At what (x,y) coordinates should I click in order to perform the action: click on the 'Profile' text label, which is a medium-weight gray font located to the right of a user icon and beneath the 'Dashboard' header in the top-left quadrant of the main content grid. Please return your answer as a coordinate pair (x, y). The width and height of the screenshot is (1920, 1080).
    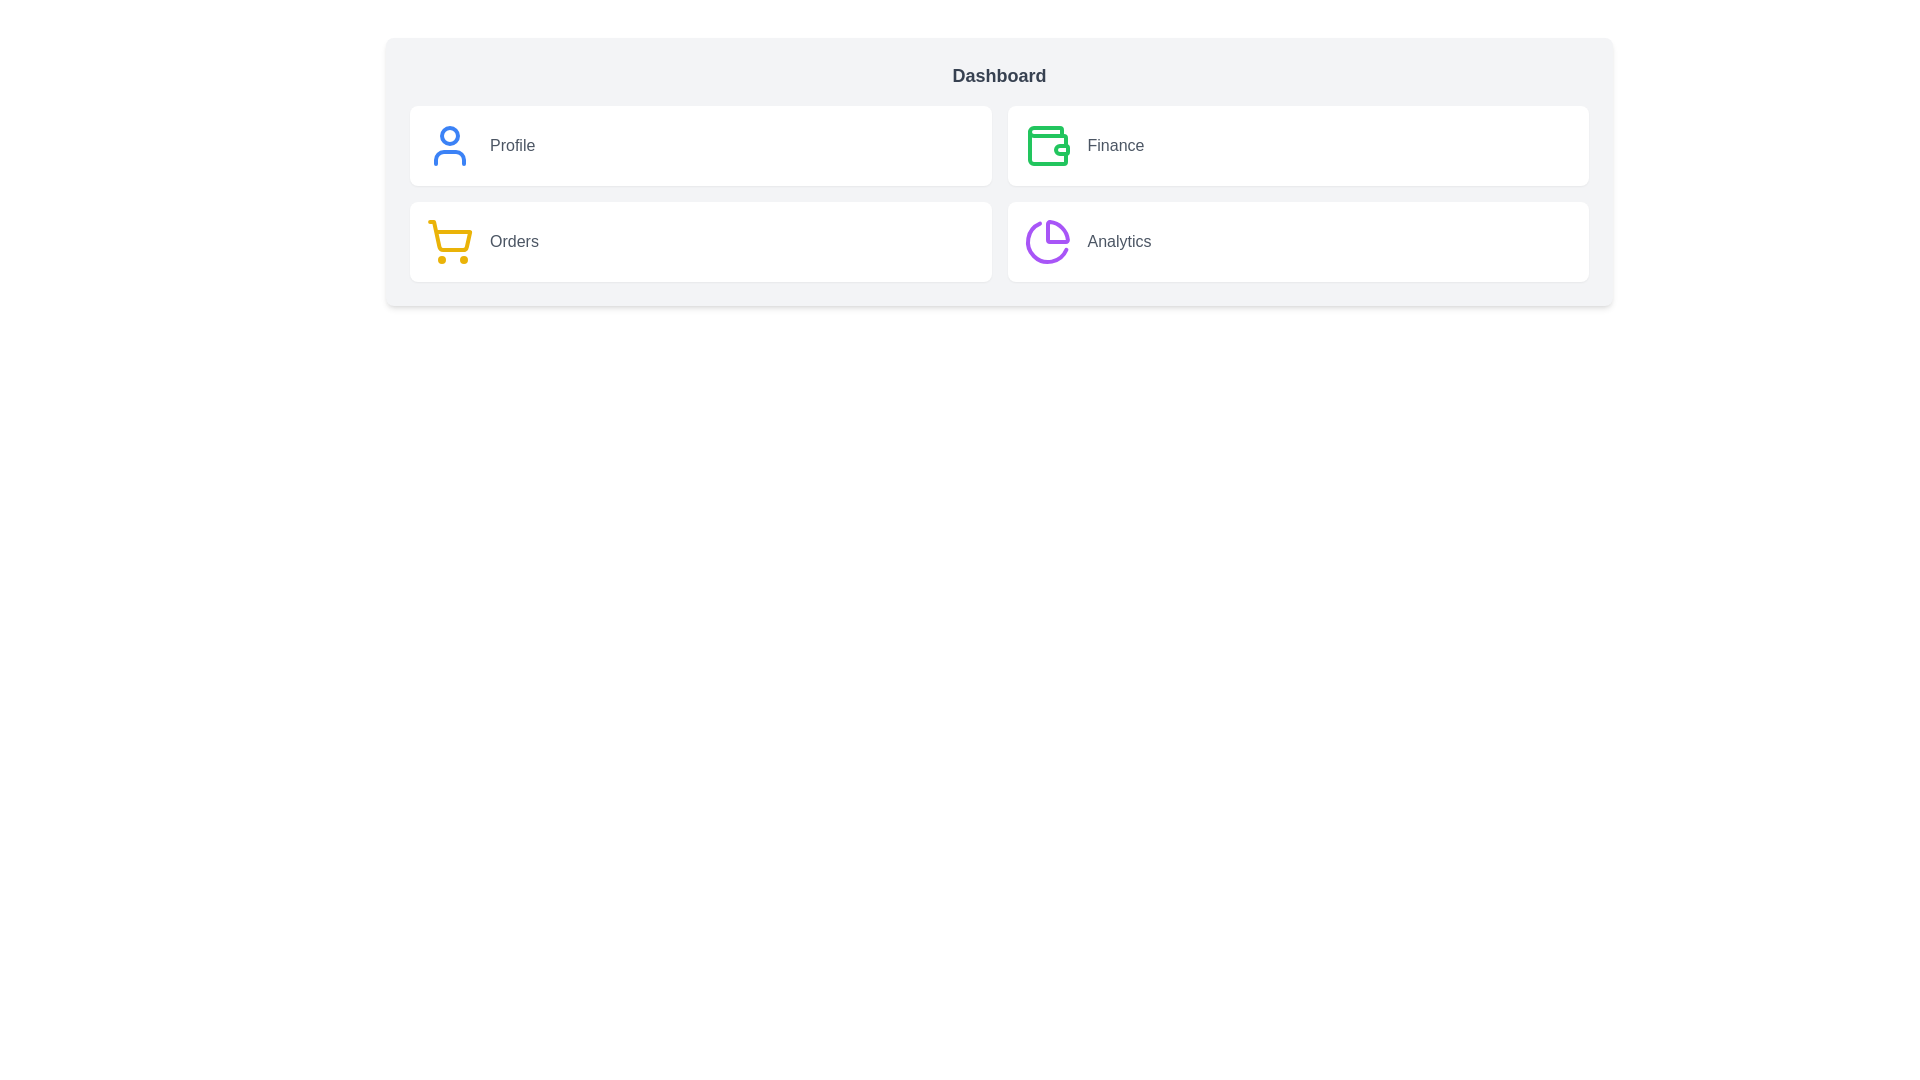
    Looking at the image, I should click on (512, 145).